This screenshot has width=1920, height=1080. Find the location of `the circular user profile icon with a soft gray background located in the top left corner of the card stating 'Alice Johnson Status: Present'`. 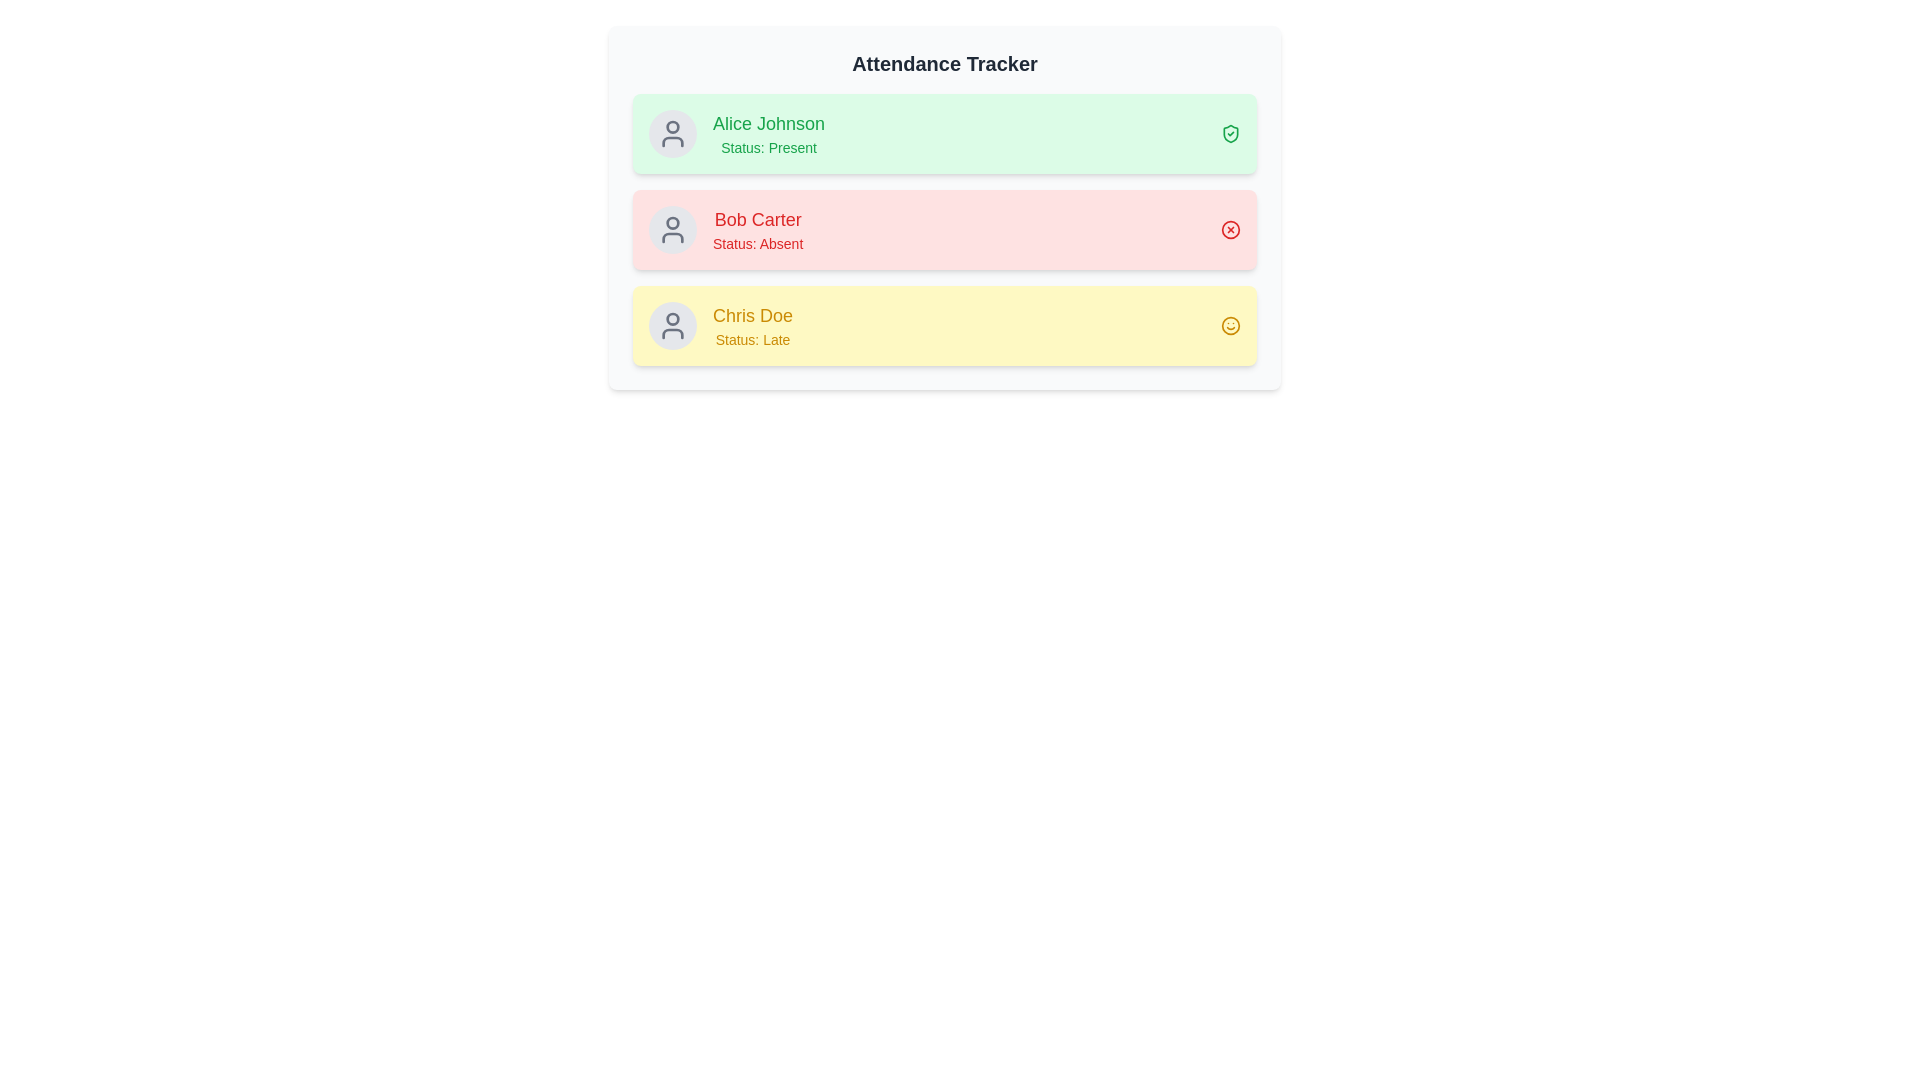

the circular user profile icon with a soft gray background located in the top left corner of the card stating 'Alice Johnson Status: Present' is located at coordinates (672, 134).